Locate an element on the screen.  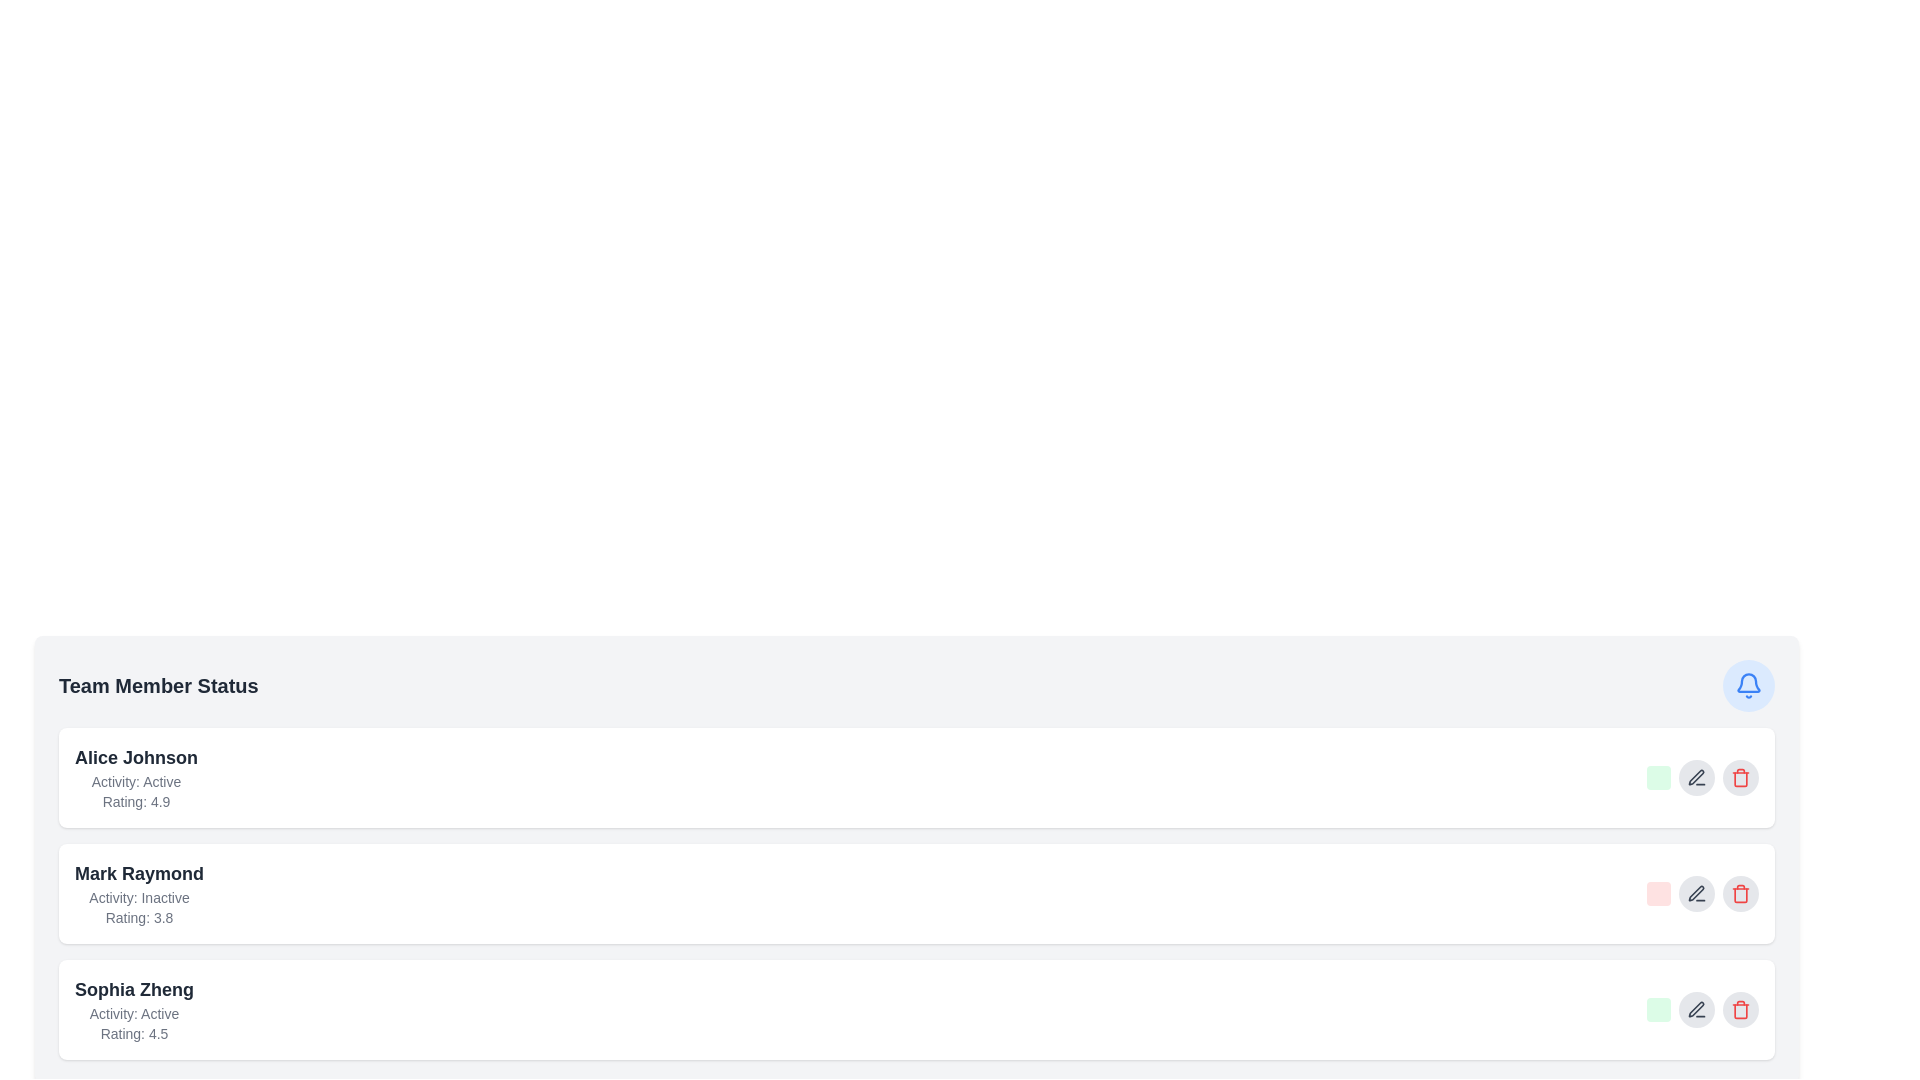
the badge that contains the active status icon, which is centrally located within the badge and indicates the status of a team member is located at coordinates (1670, 1014).